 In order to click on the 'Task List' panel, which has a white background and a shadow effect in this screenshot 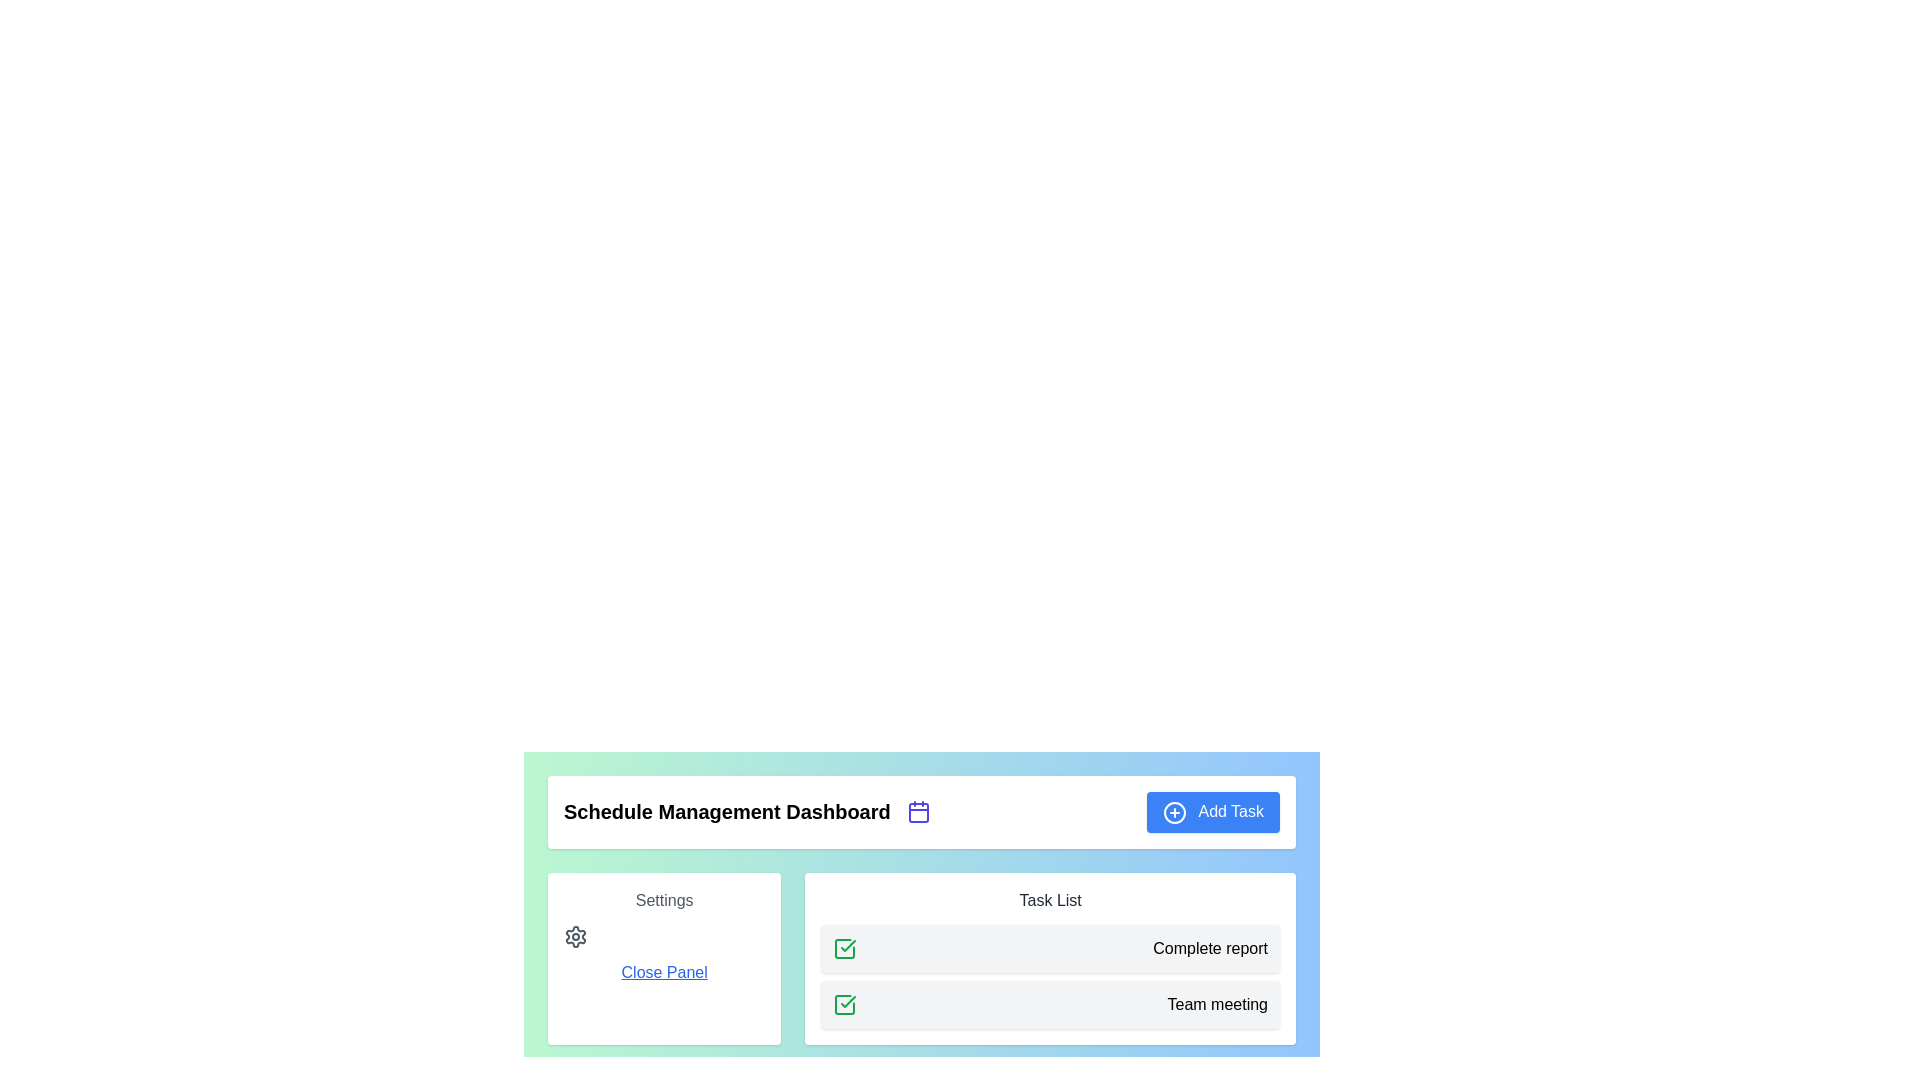, I will do `click(920, 890)`.